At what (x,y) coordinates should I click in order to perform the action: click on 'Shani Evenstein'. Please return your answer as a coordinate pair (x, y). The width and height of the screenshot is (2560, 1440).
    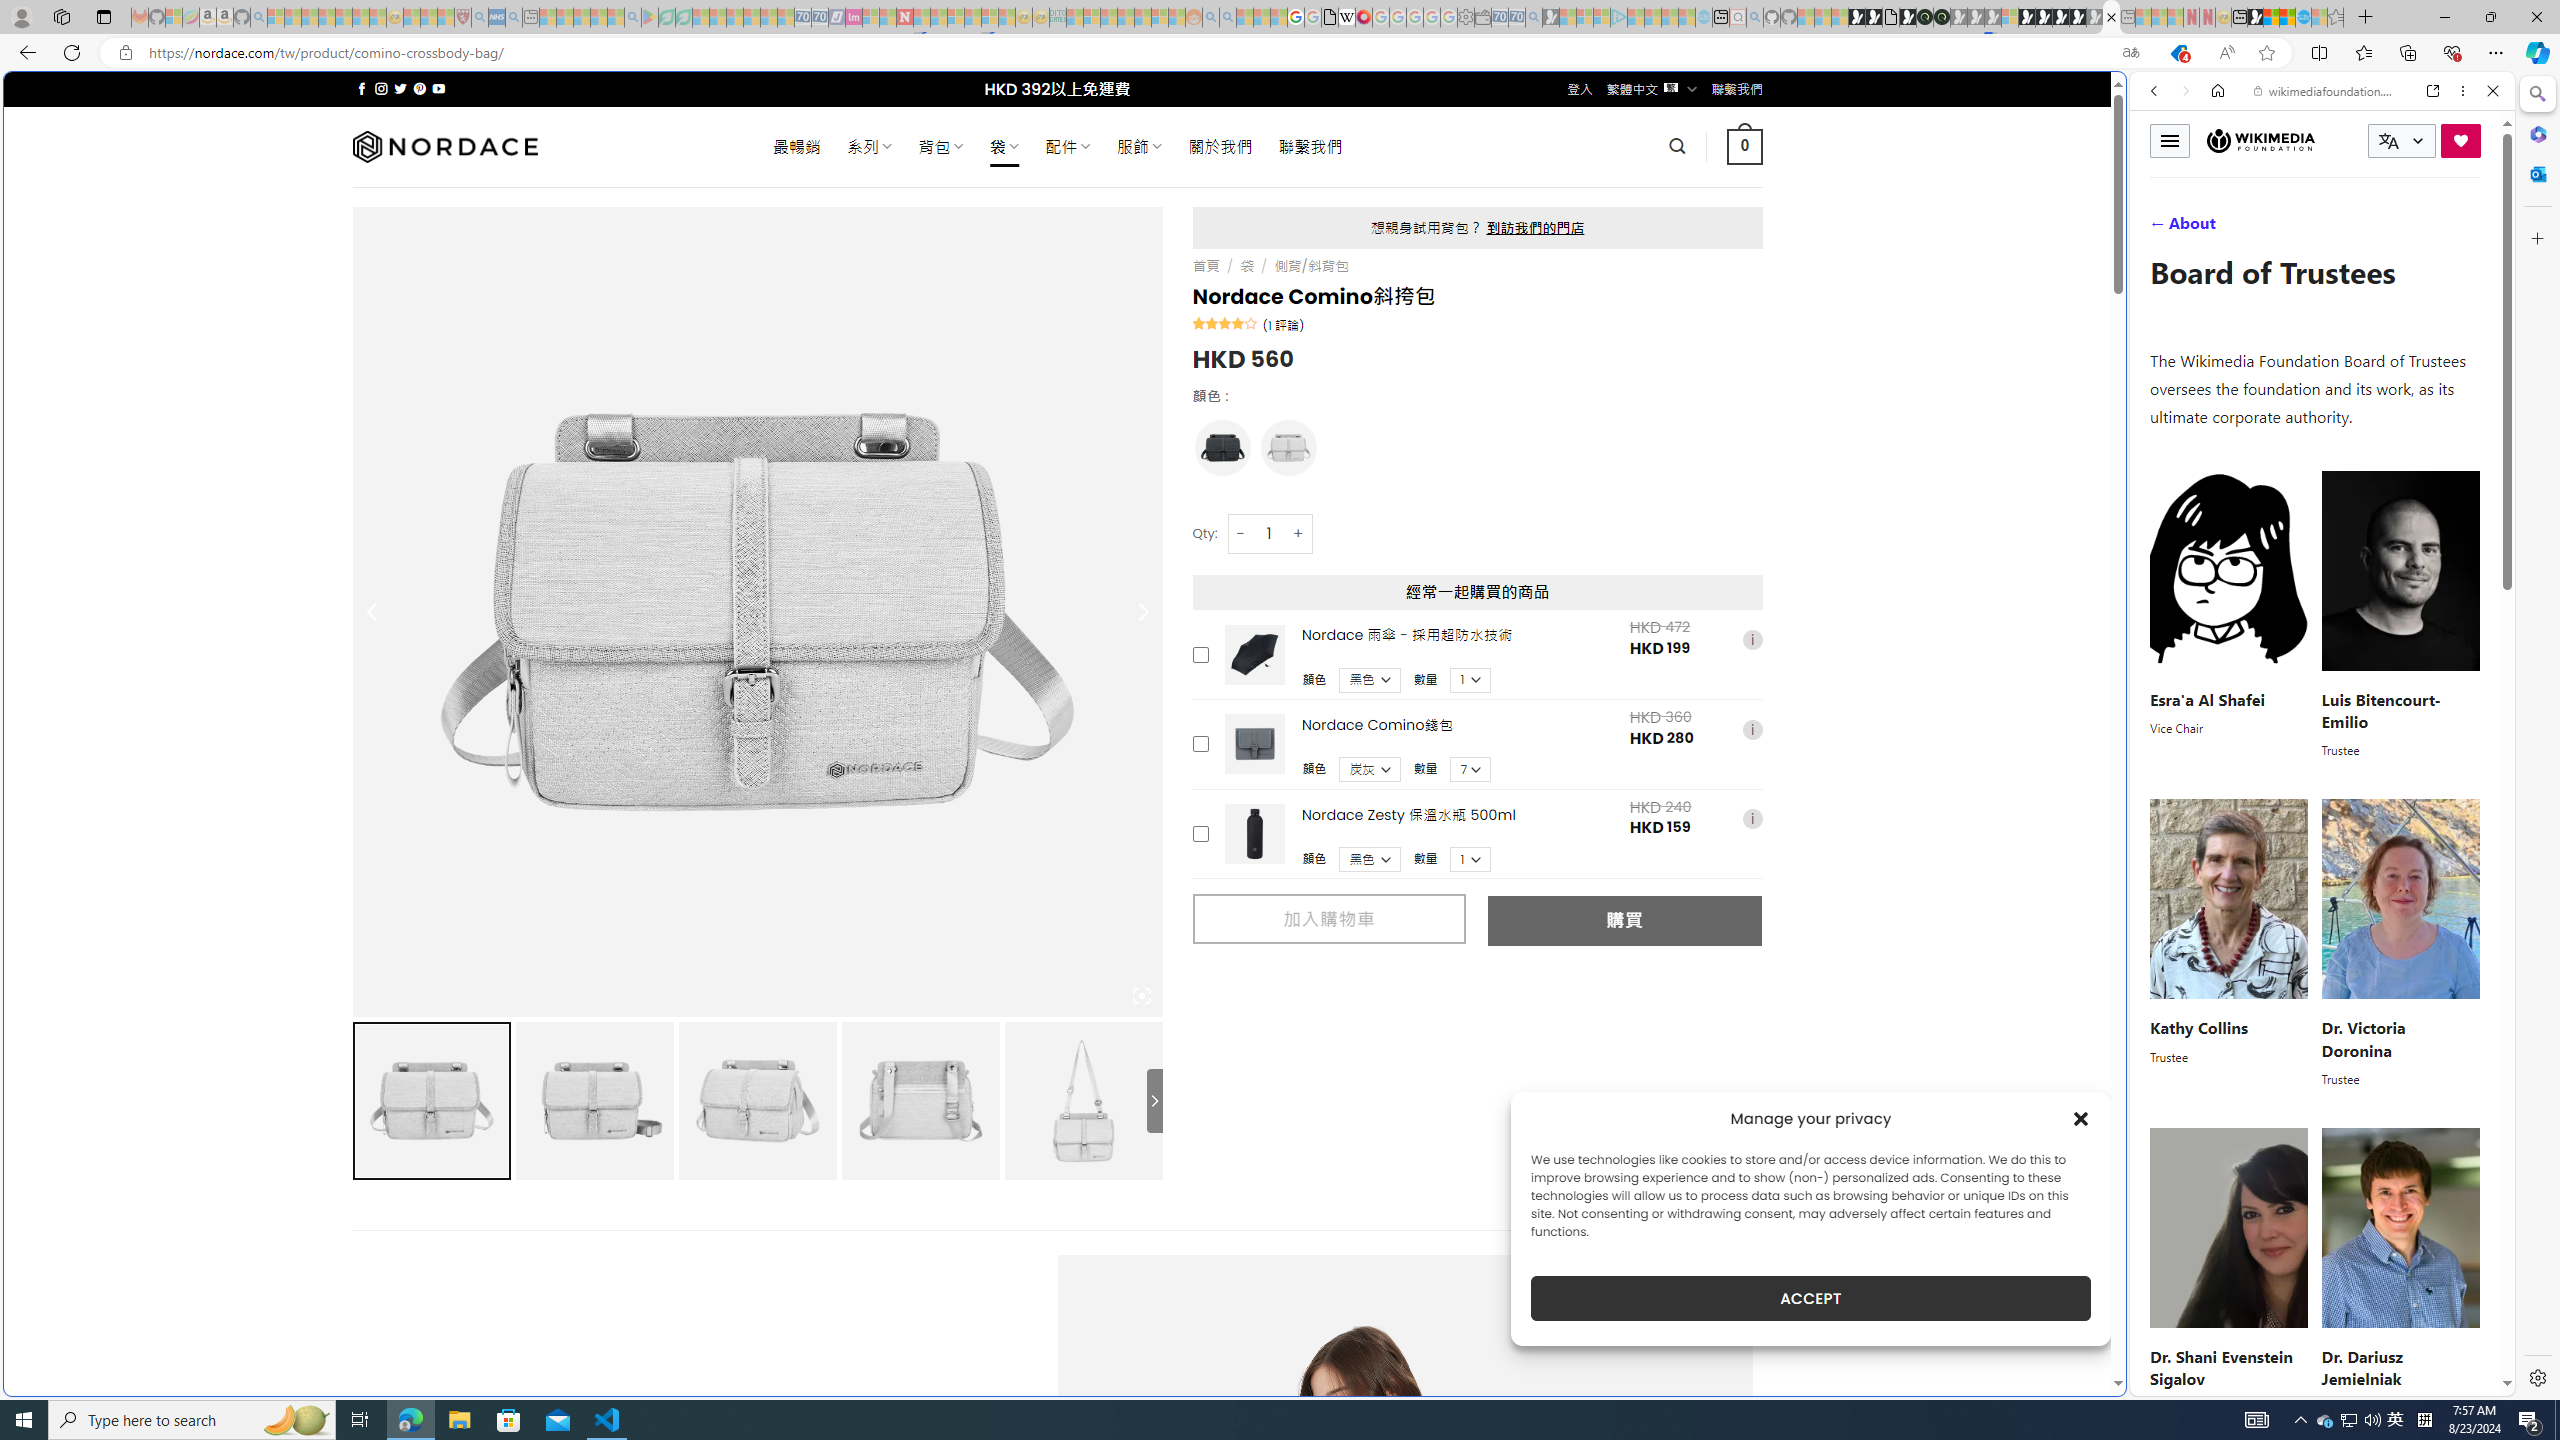
    Looking at the image, I should click on (2229, 1228).